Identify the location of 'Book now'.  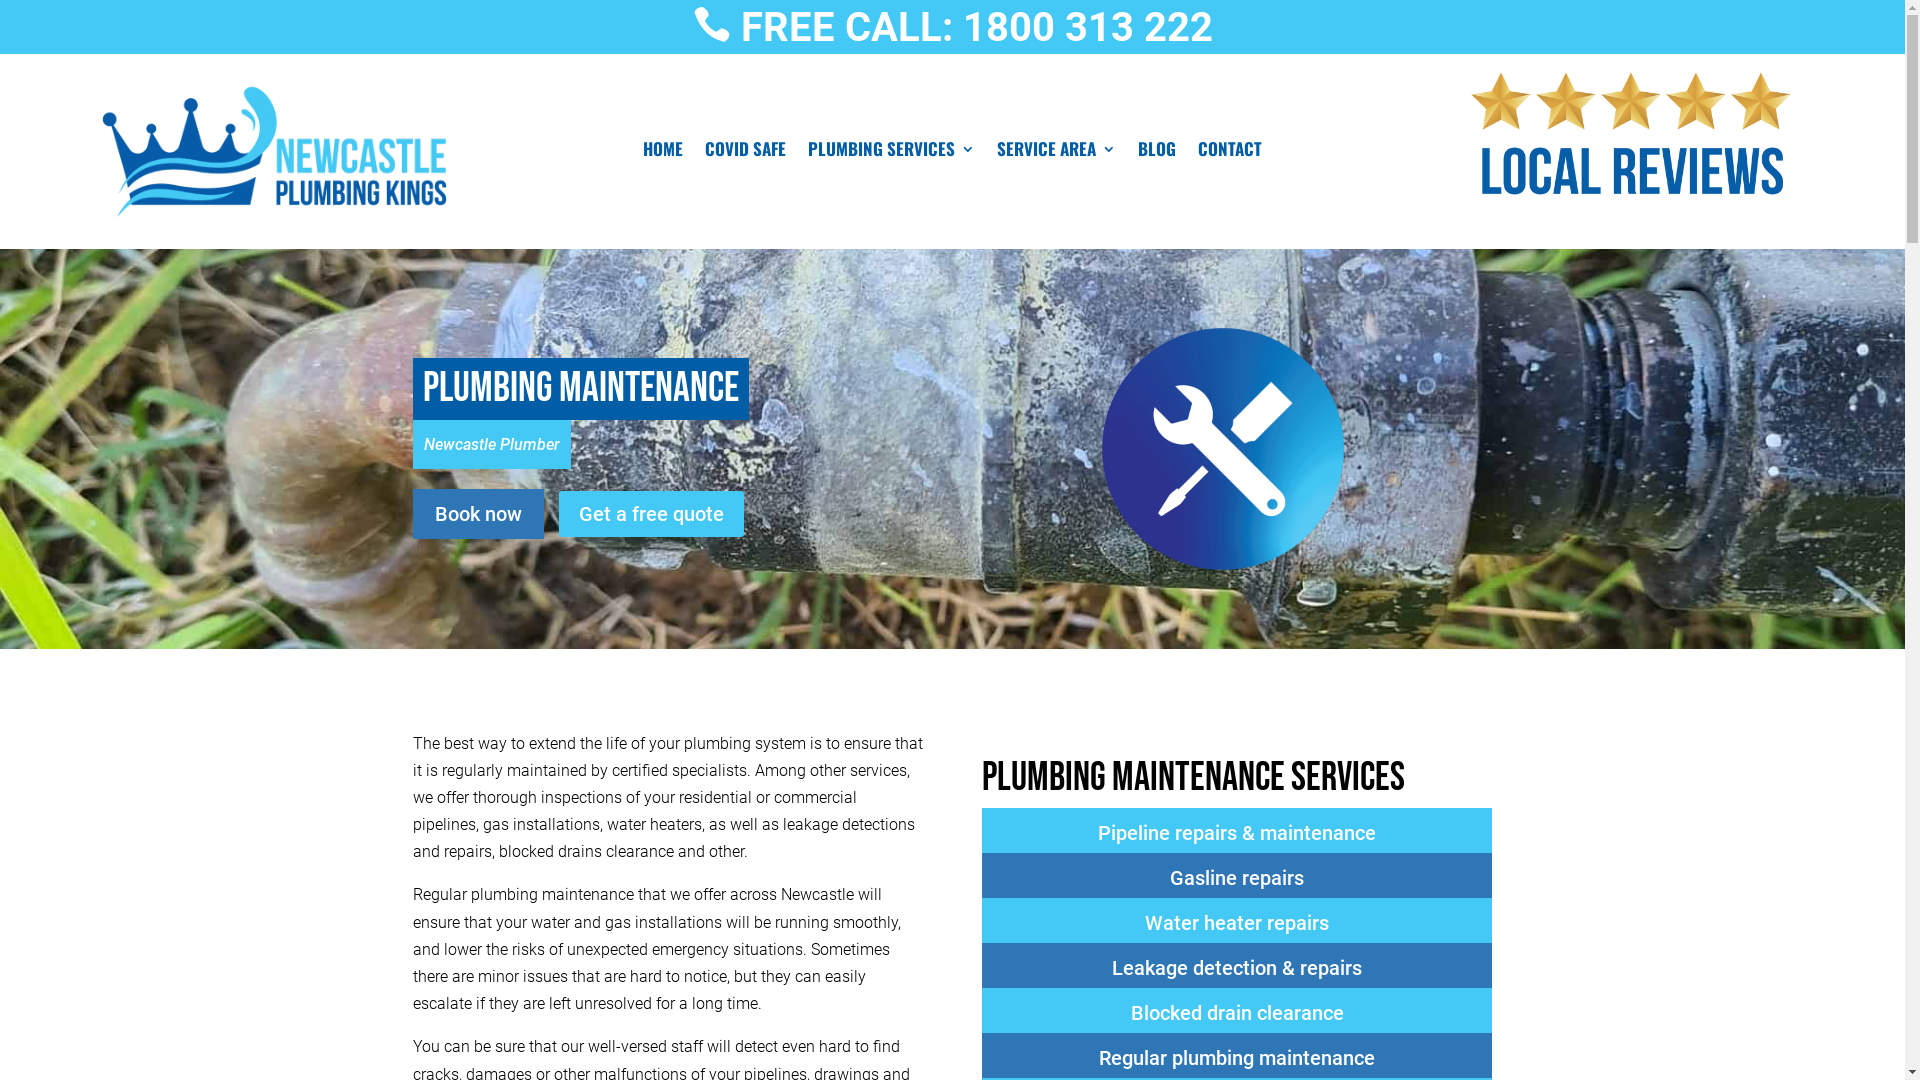
(476, 512).